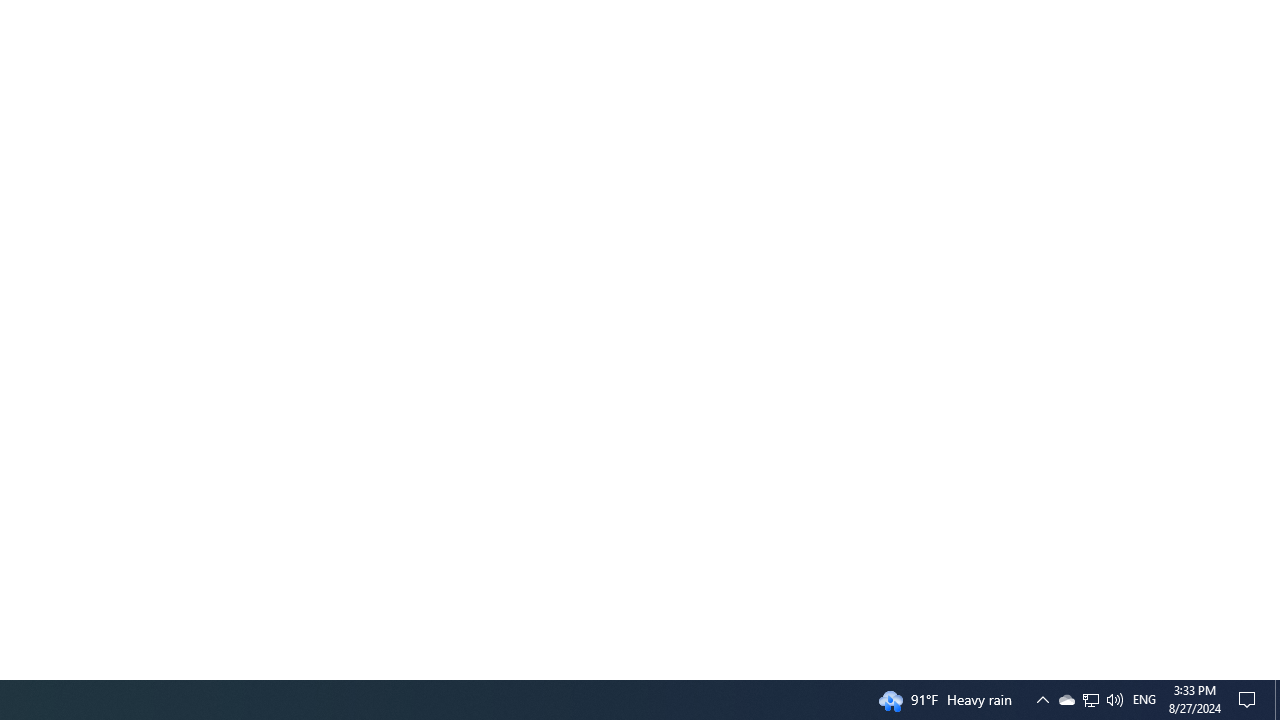 Image resolution: width=1280 pixels, height=720 pixels. I want to click on 'Notification Chevron', so click(1041, 698).